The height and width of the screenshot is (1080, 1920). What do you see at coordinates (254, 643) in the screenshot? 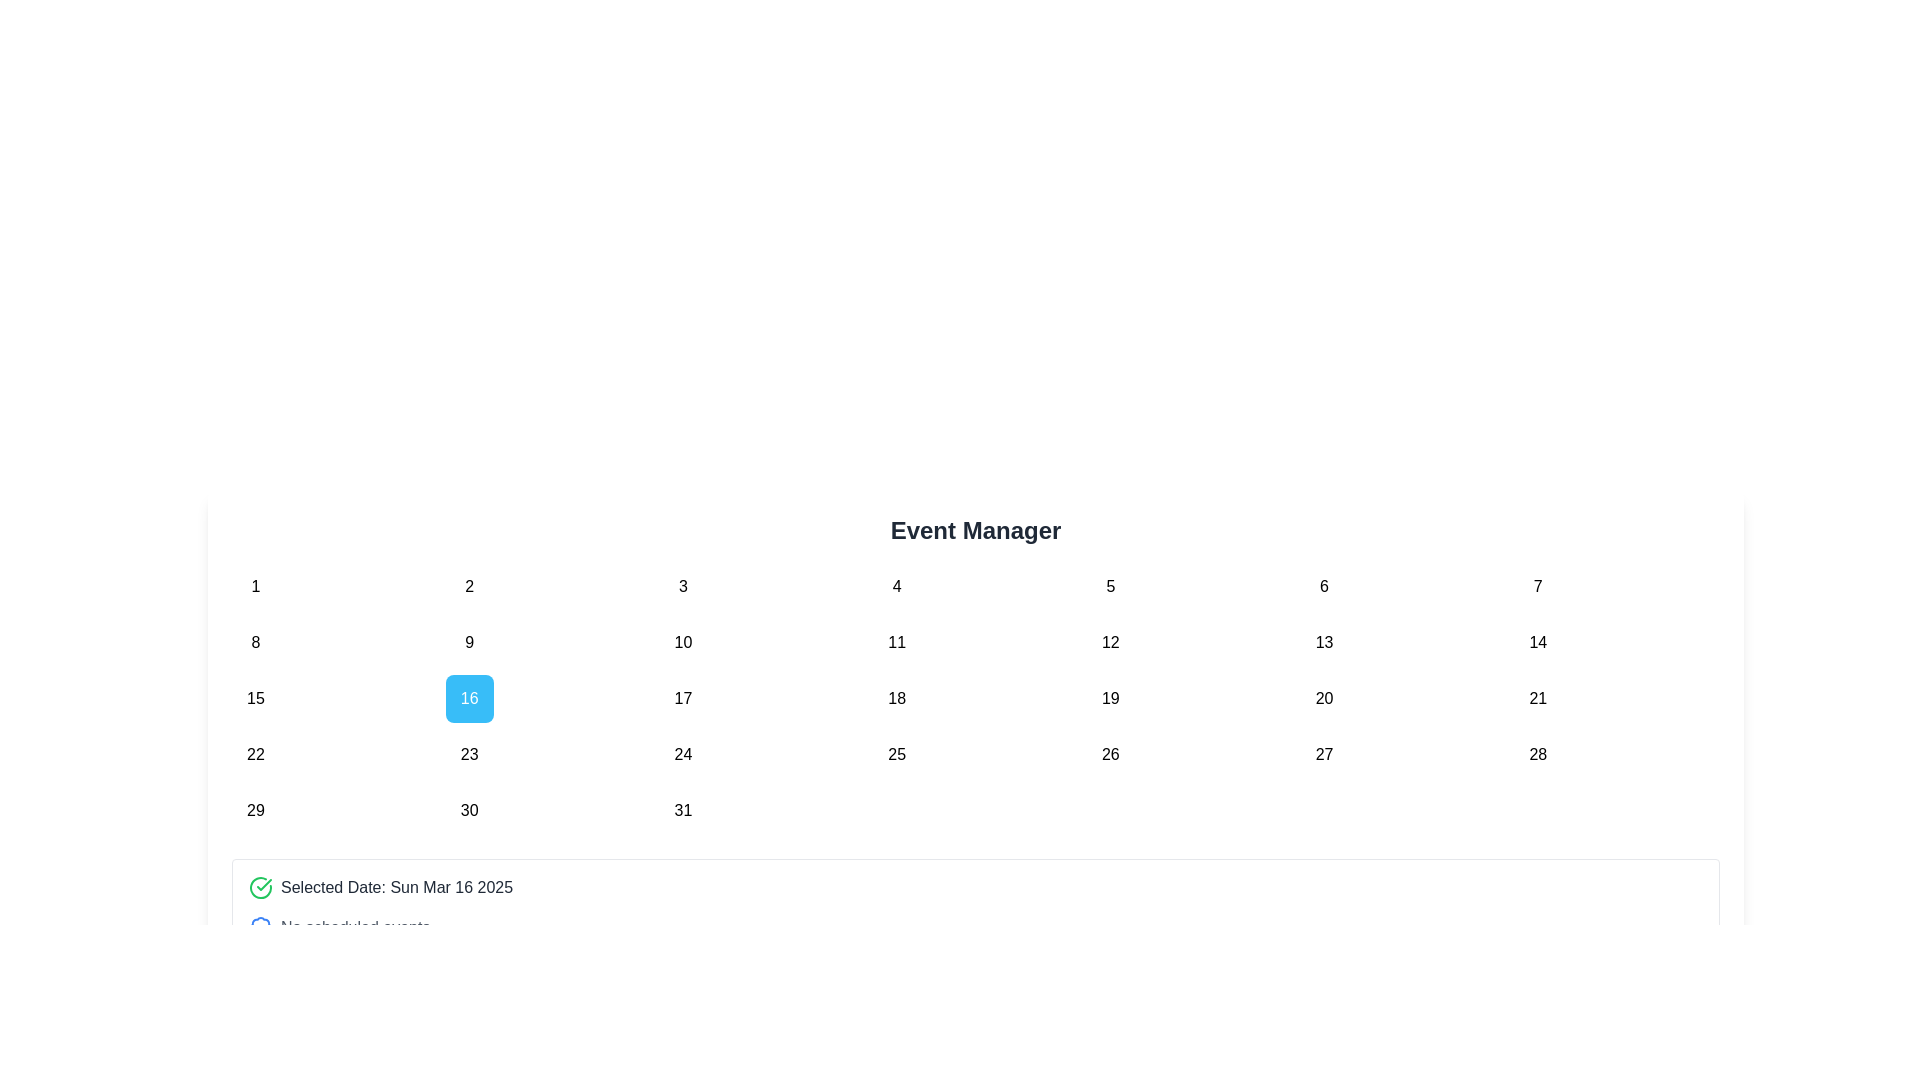
I see `the square button labeled '8' with a rounded border` at bounding box center [254, 643].